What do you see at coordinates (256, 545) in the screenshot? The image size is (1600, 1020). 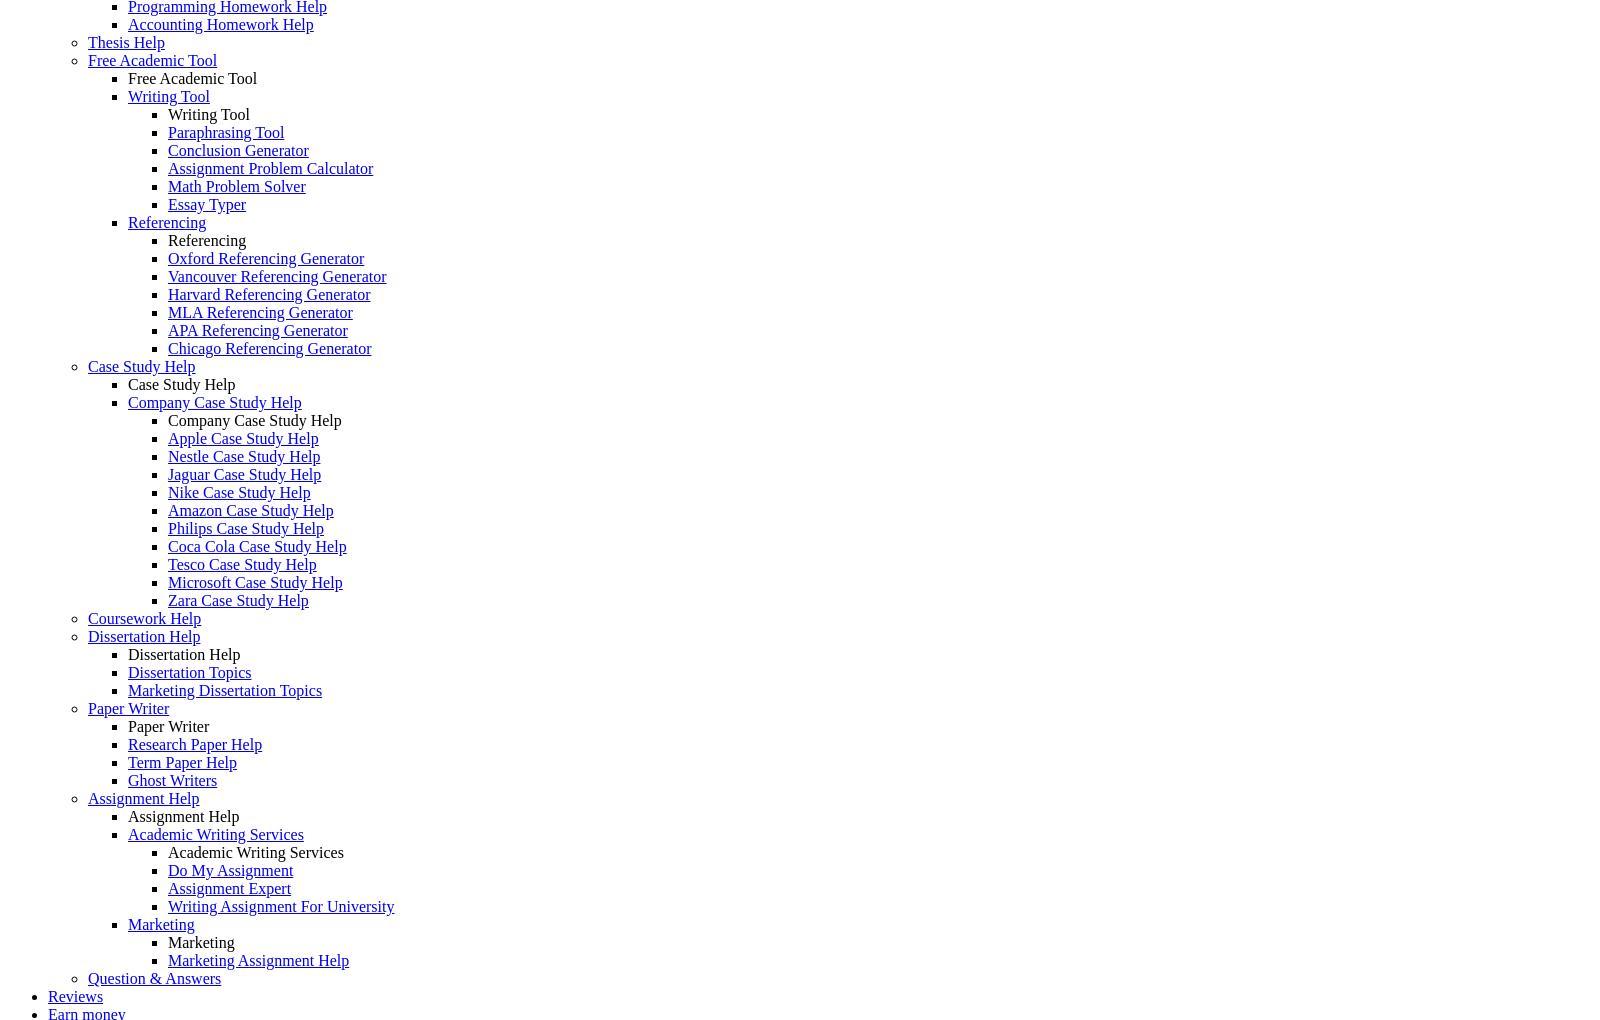 I see `'Coca Cola Case Study Help'` at bounding box center [256, 545].